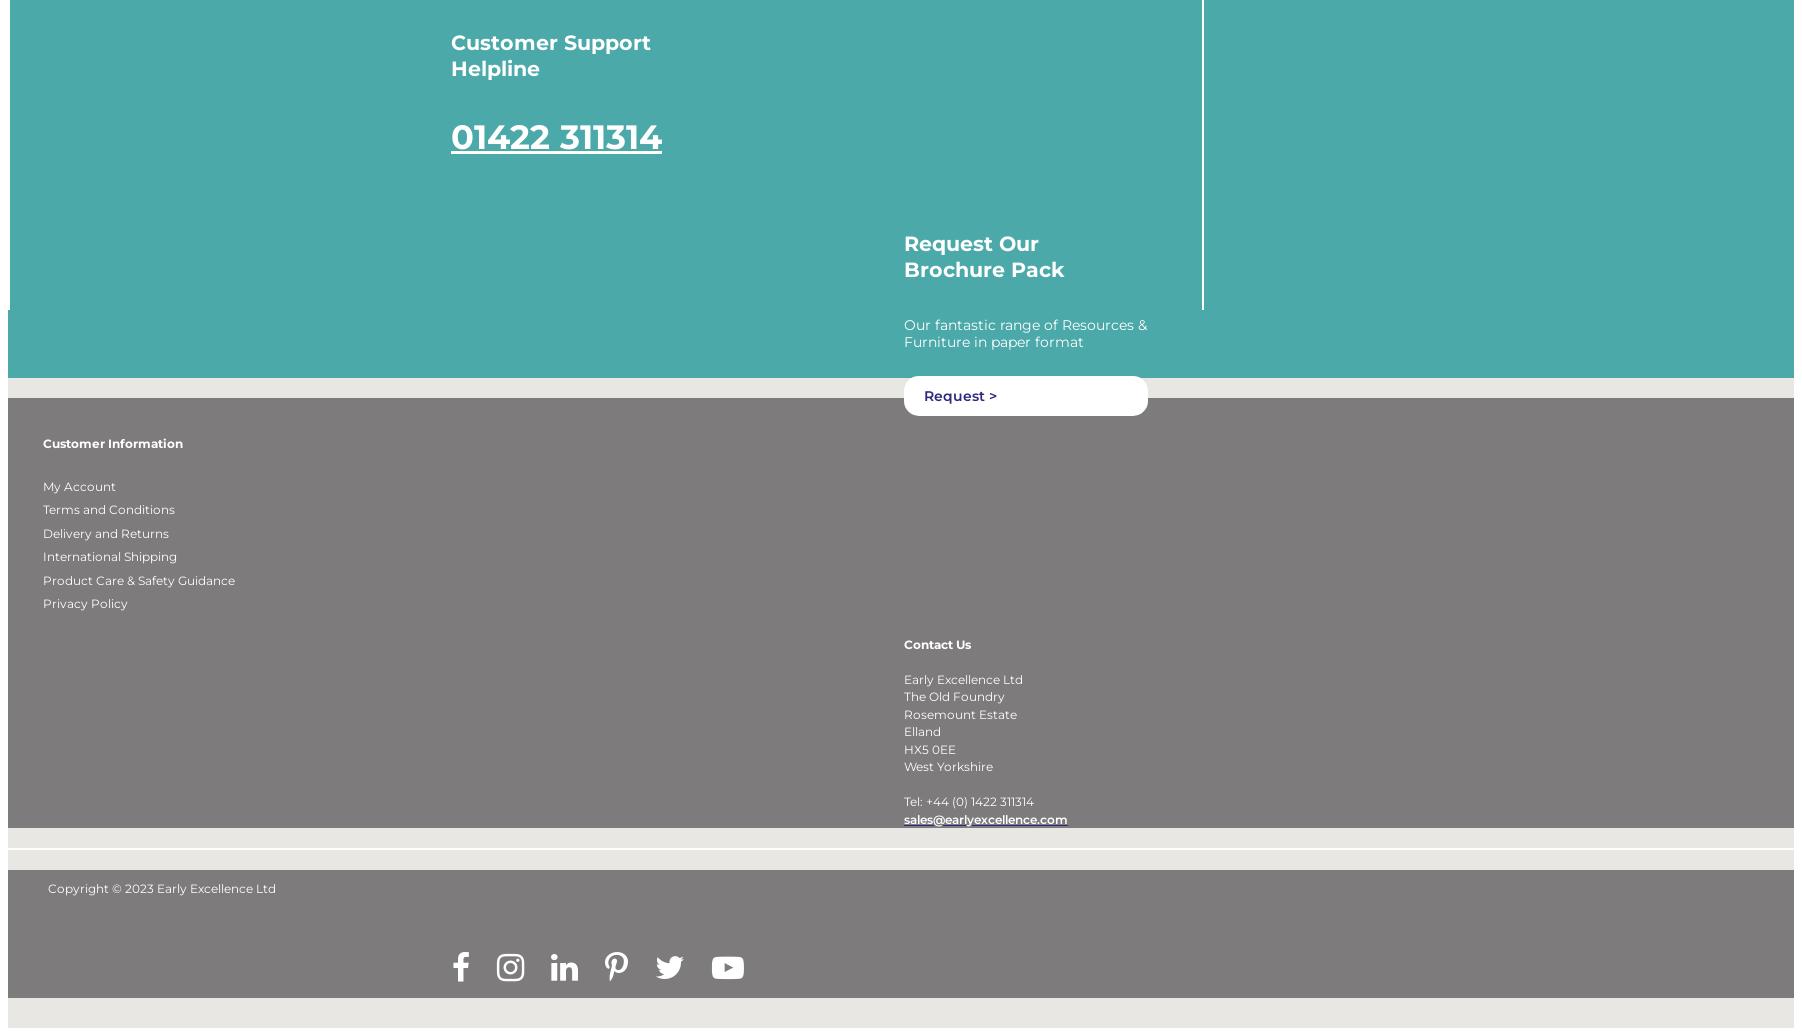  Describe the element at coordinates (985, 844) in the screenshot. I see `'sales@earlyexcellence.com'` at that location.